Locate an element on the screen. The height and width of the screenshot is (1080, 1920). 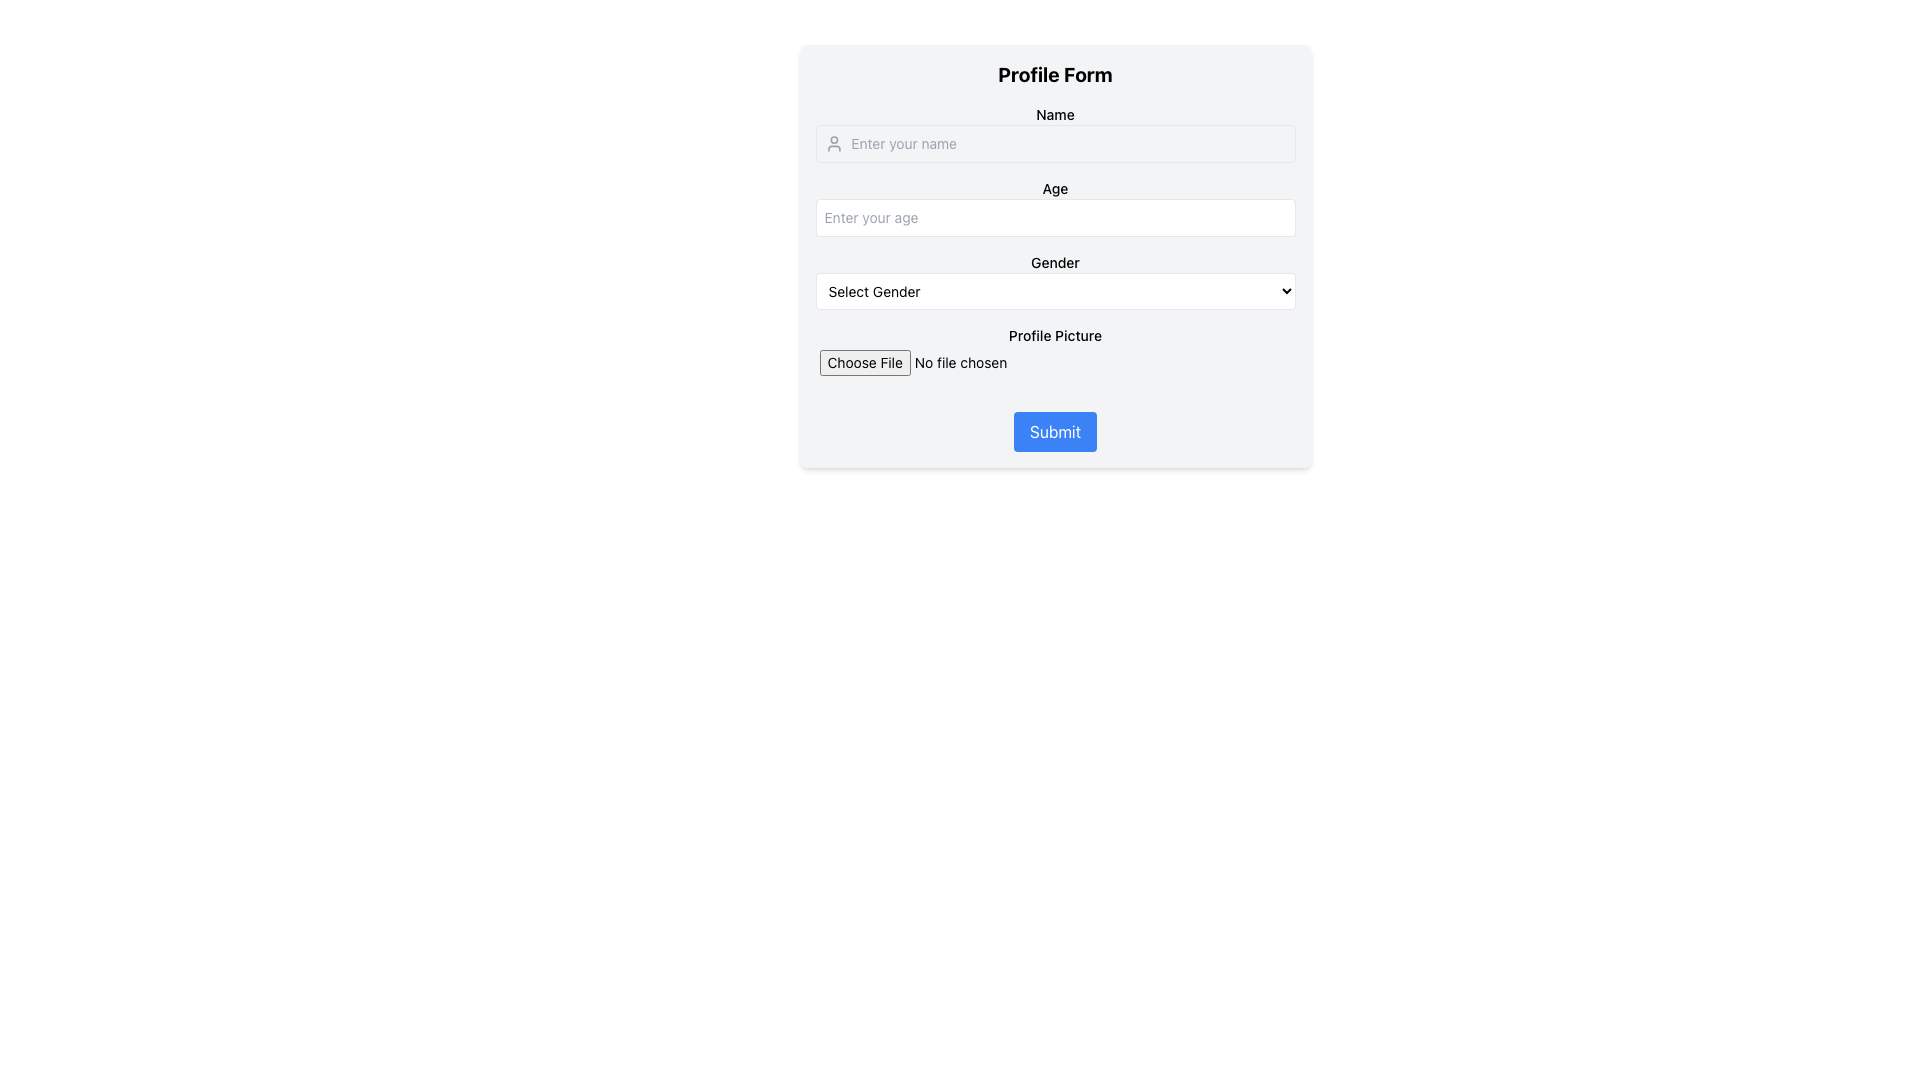
text of the label that provides guidance for the file input field, located below the 'Gender' dropdown and above the 'Choose File' input field is located at coordinates (1054, 334).